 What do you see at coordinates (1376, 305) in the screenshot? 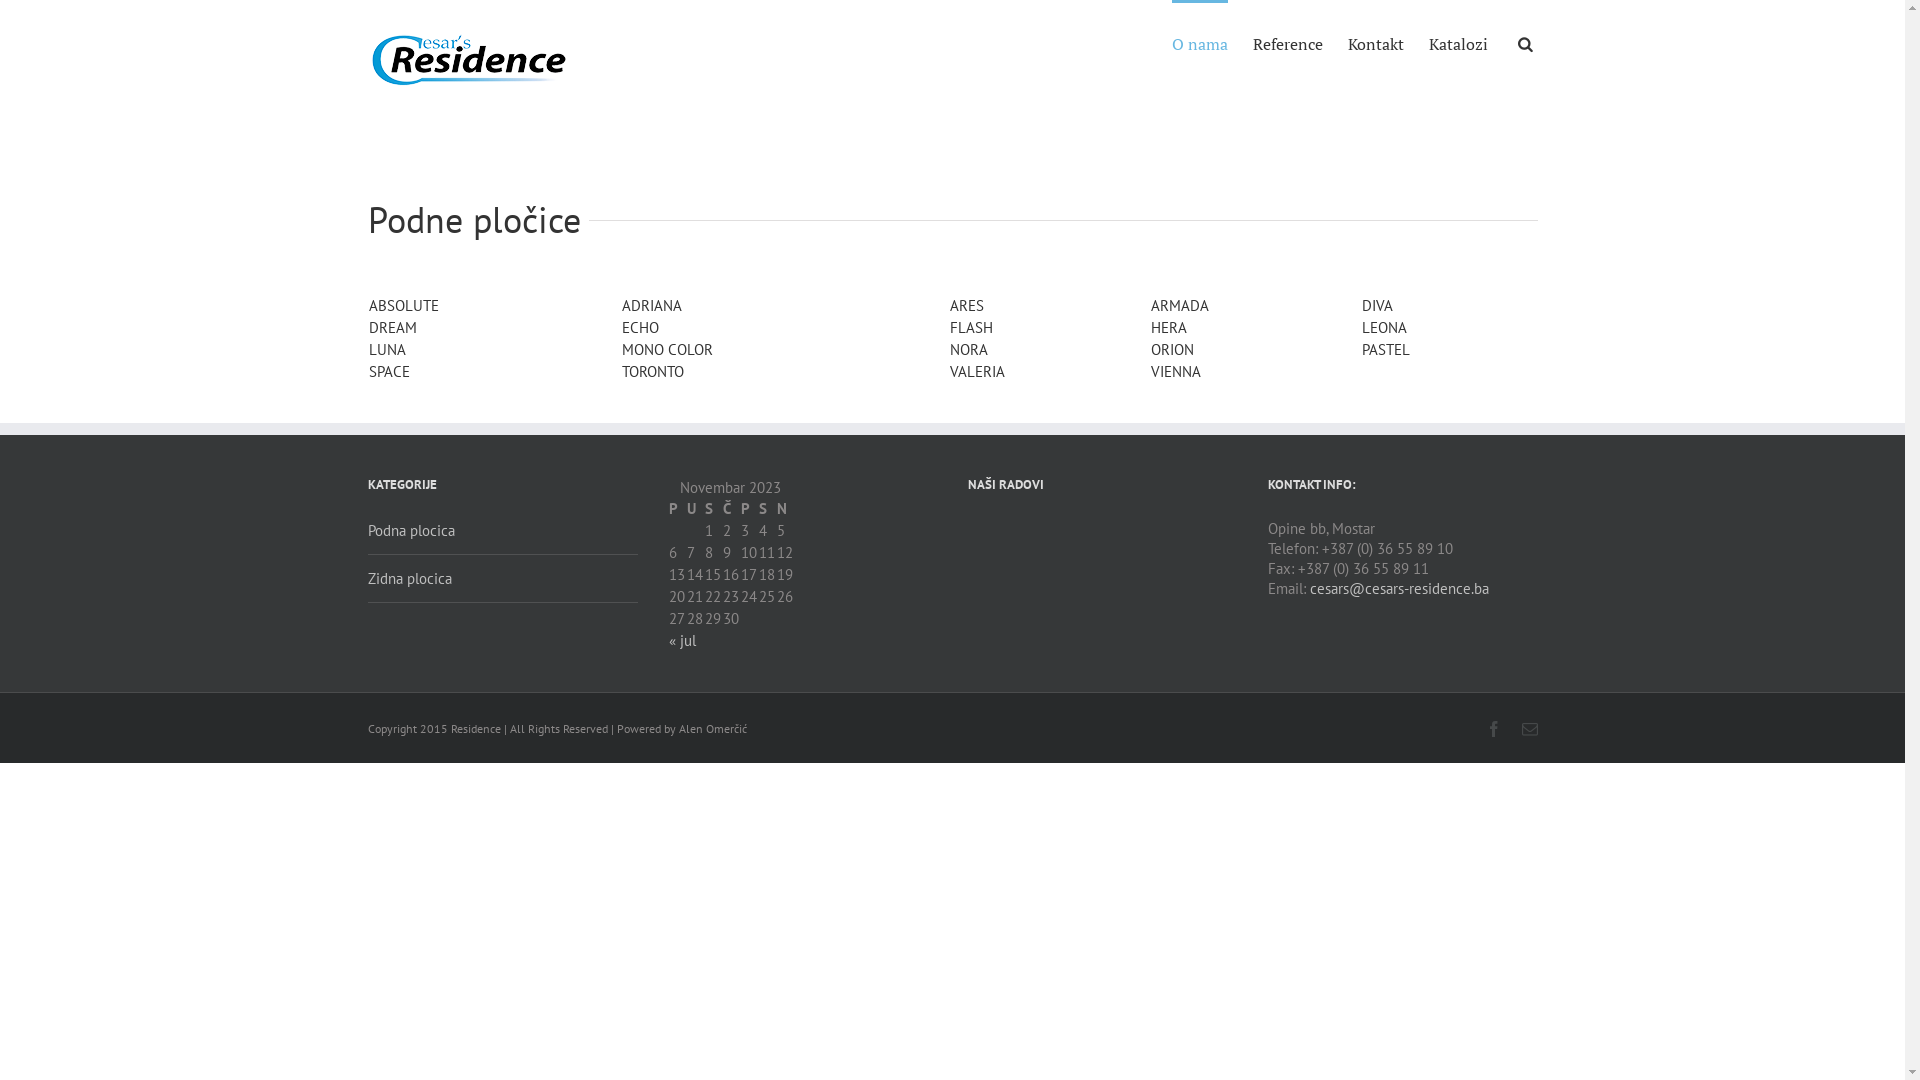
I see `'DIVA'` at bounding box center [1376, 305].